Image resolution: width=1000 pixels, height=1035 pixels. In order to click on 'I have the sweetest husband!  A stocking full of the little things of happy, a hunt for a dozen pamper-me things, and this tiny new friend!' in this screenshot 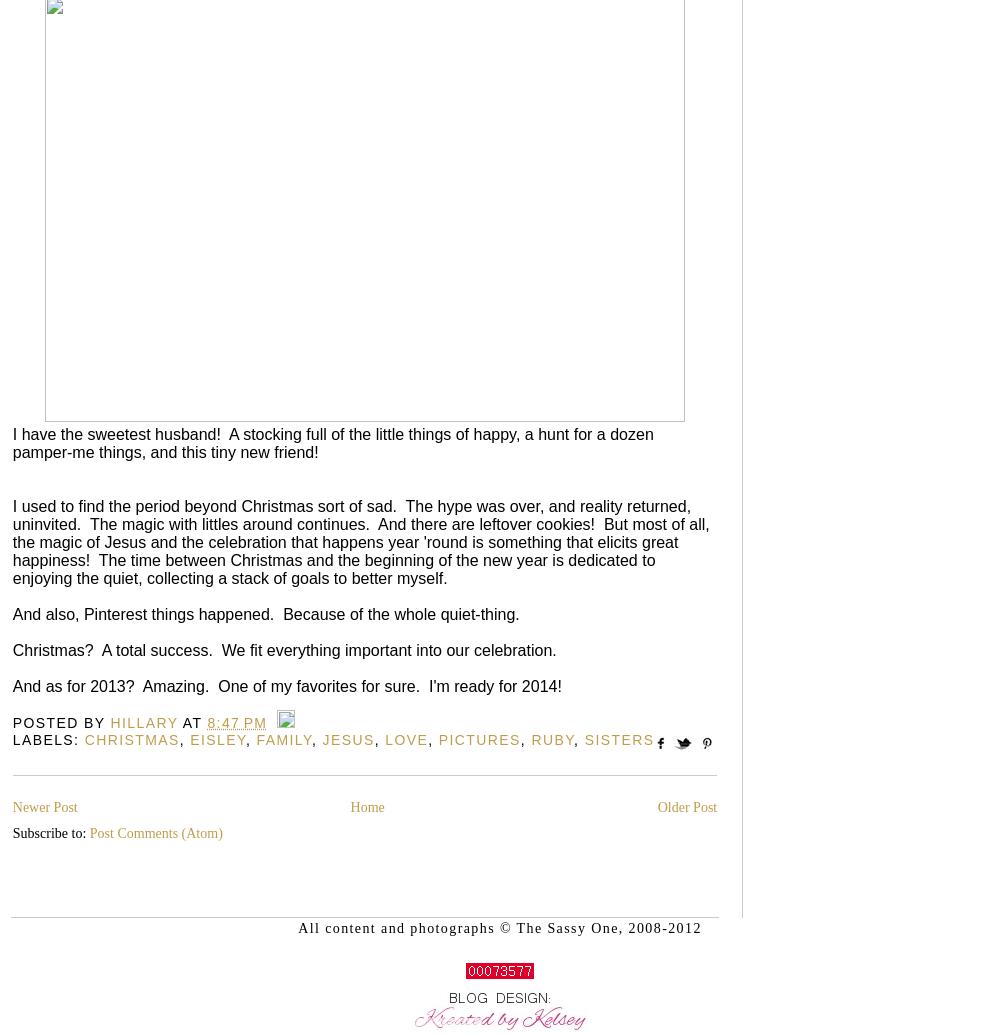, I will do `click(331, 442)`.